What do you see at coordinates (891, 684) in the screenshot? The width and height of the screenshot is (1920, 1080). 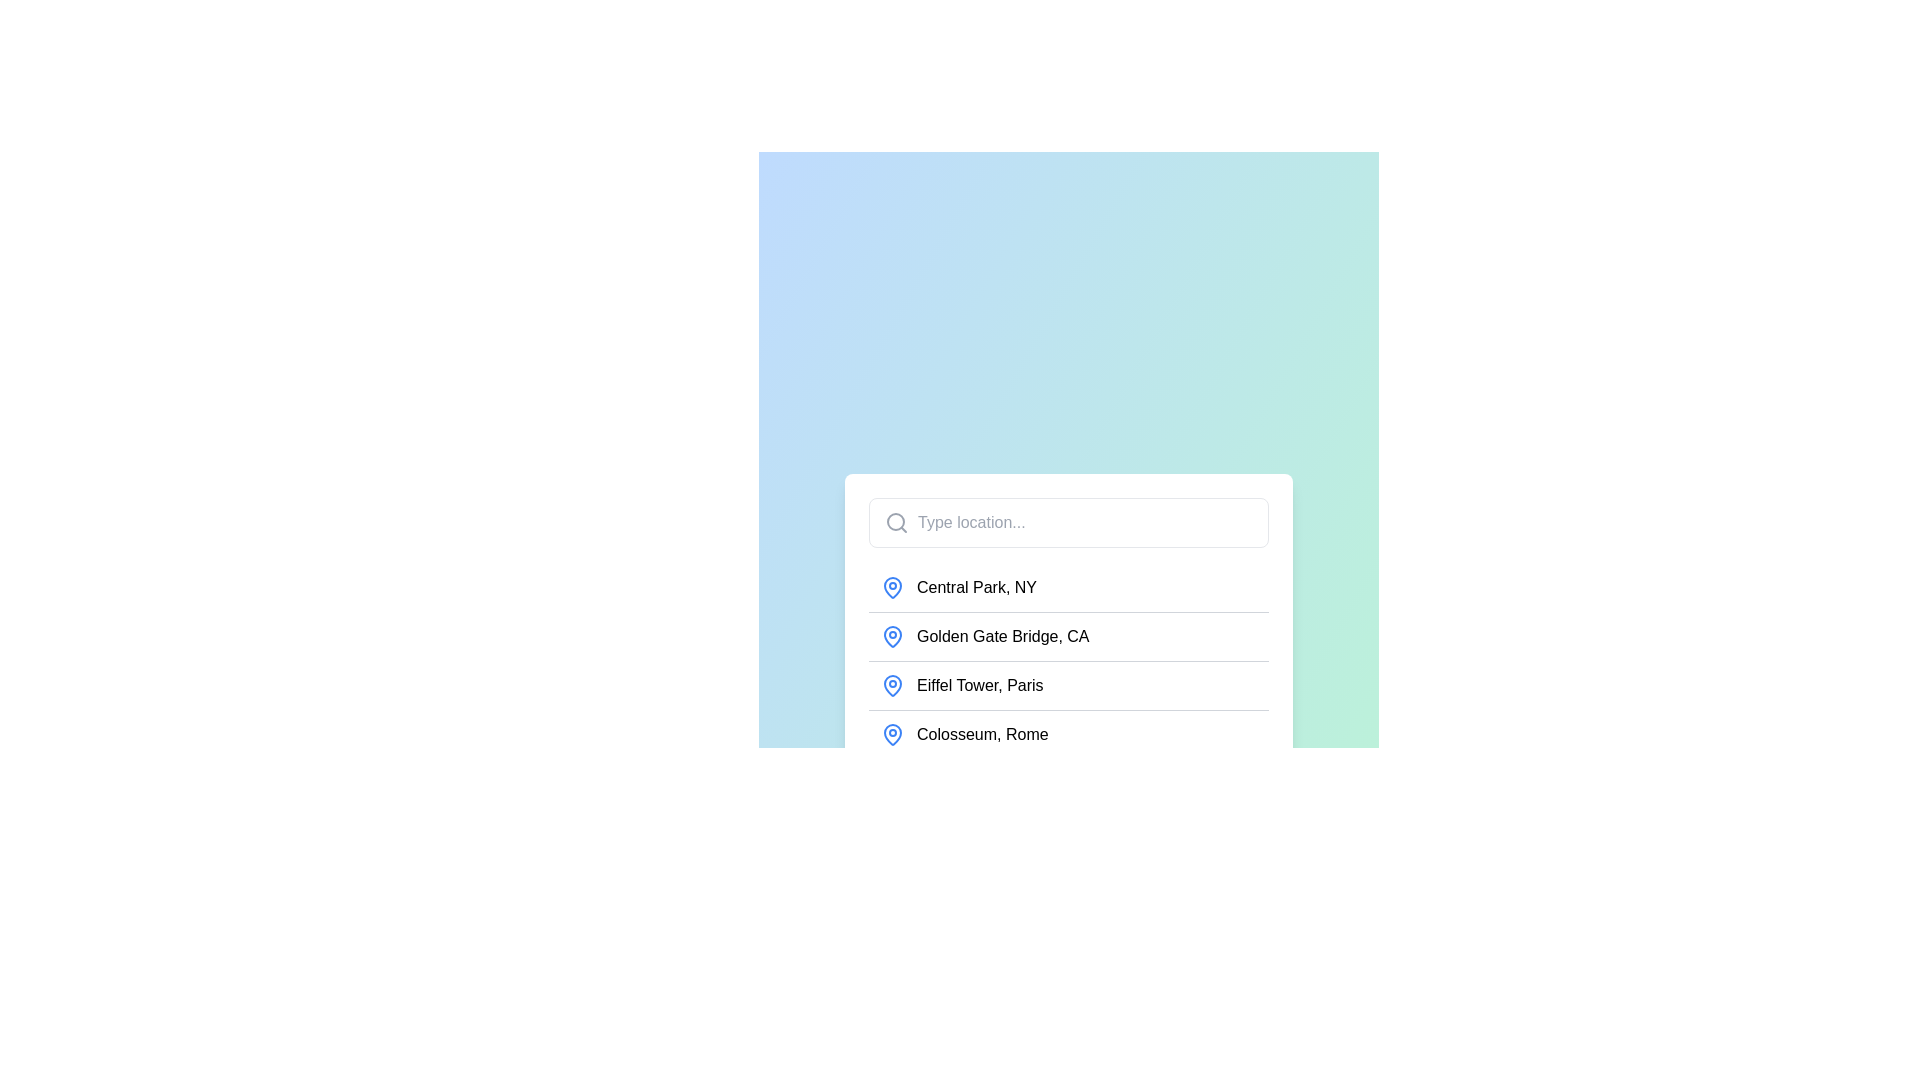 I see `the map pin icon component associated with the location 'Eiffel Tower, Paris' in the dropdown` at bounding box center [891, 684].